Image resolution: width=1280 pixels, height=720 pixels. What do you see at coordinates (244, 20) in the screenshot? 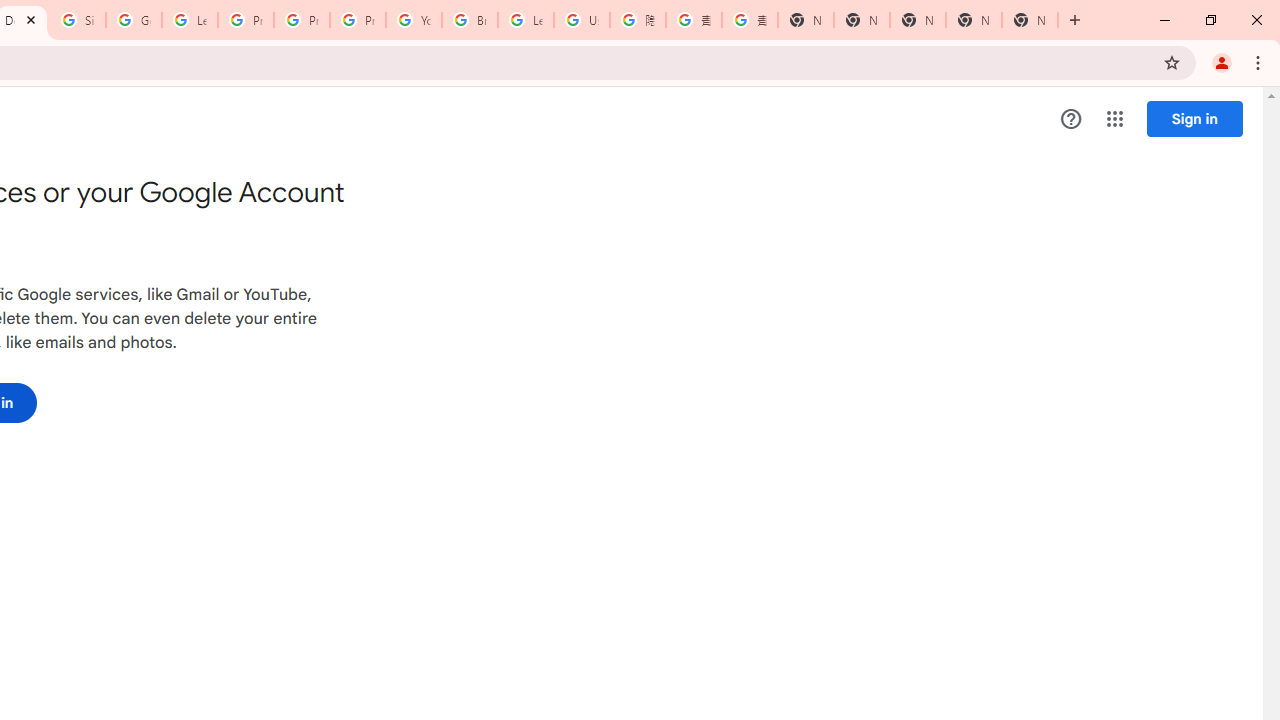
I see `'Privacy Help Center - Policies Help'` at bounding box center [244, 20].